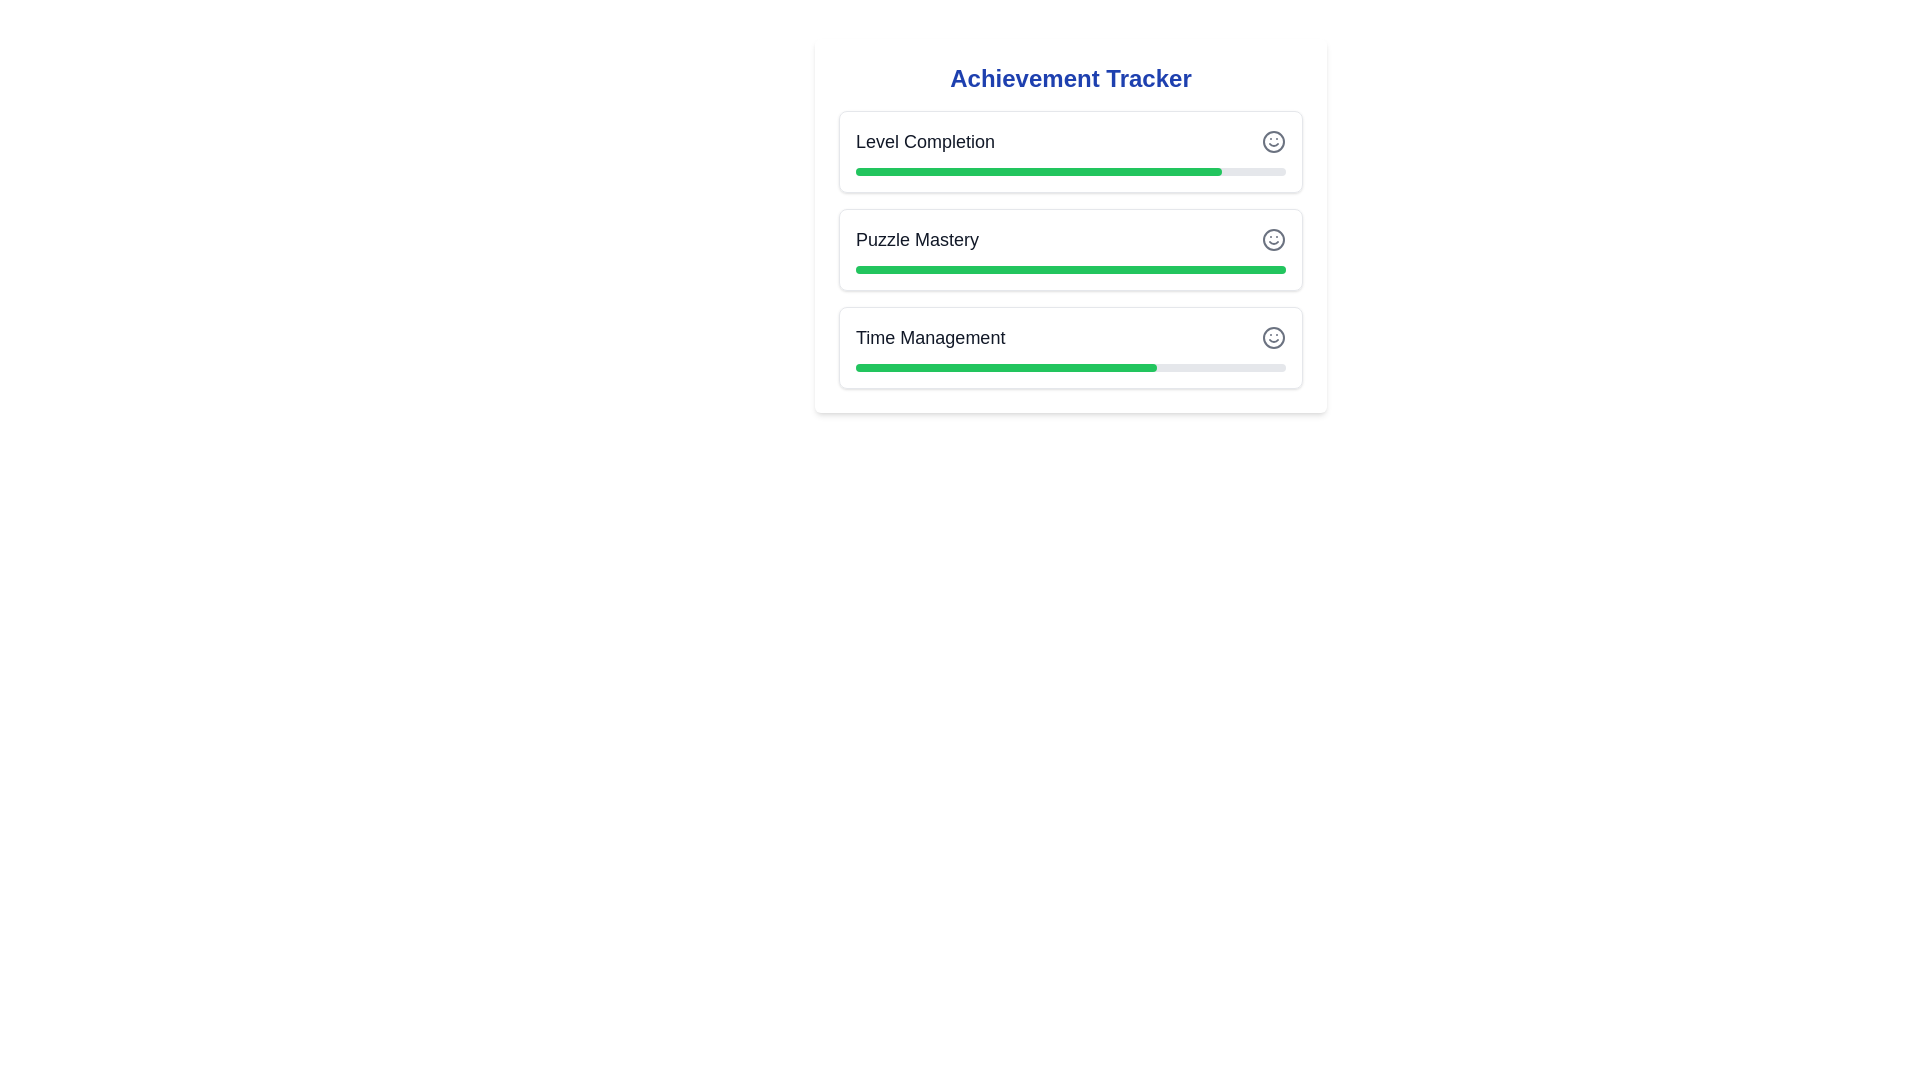 The image size is (1920, 1080). I want to click on the interactive status indicator icon for the 'Puzzle Mastery' achievement located on the far right side of the horizontal bar, so click(1272, 238).